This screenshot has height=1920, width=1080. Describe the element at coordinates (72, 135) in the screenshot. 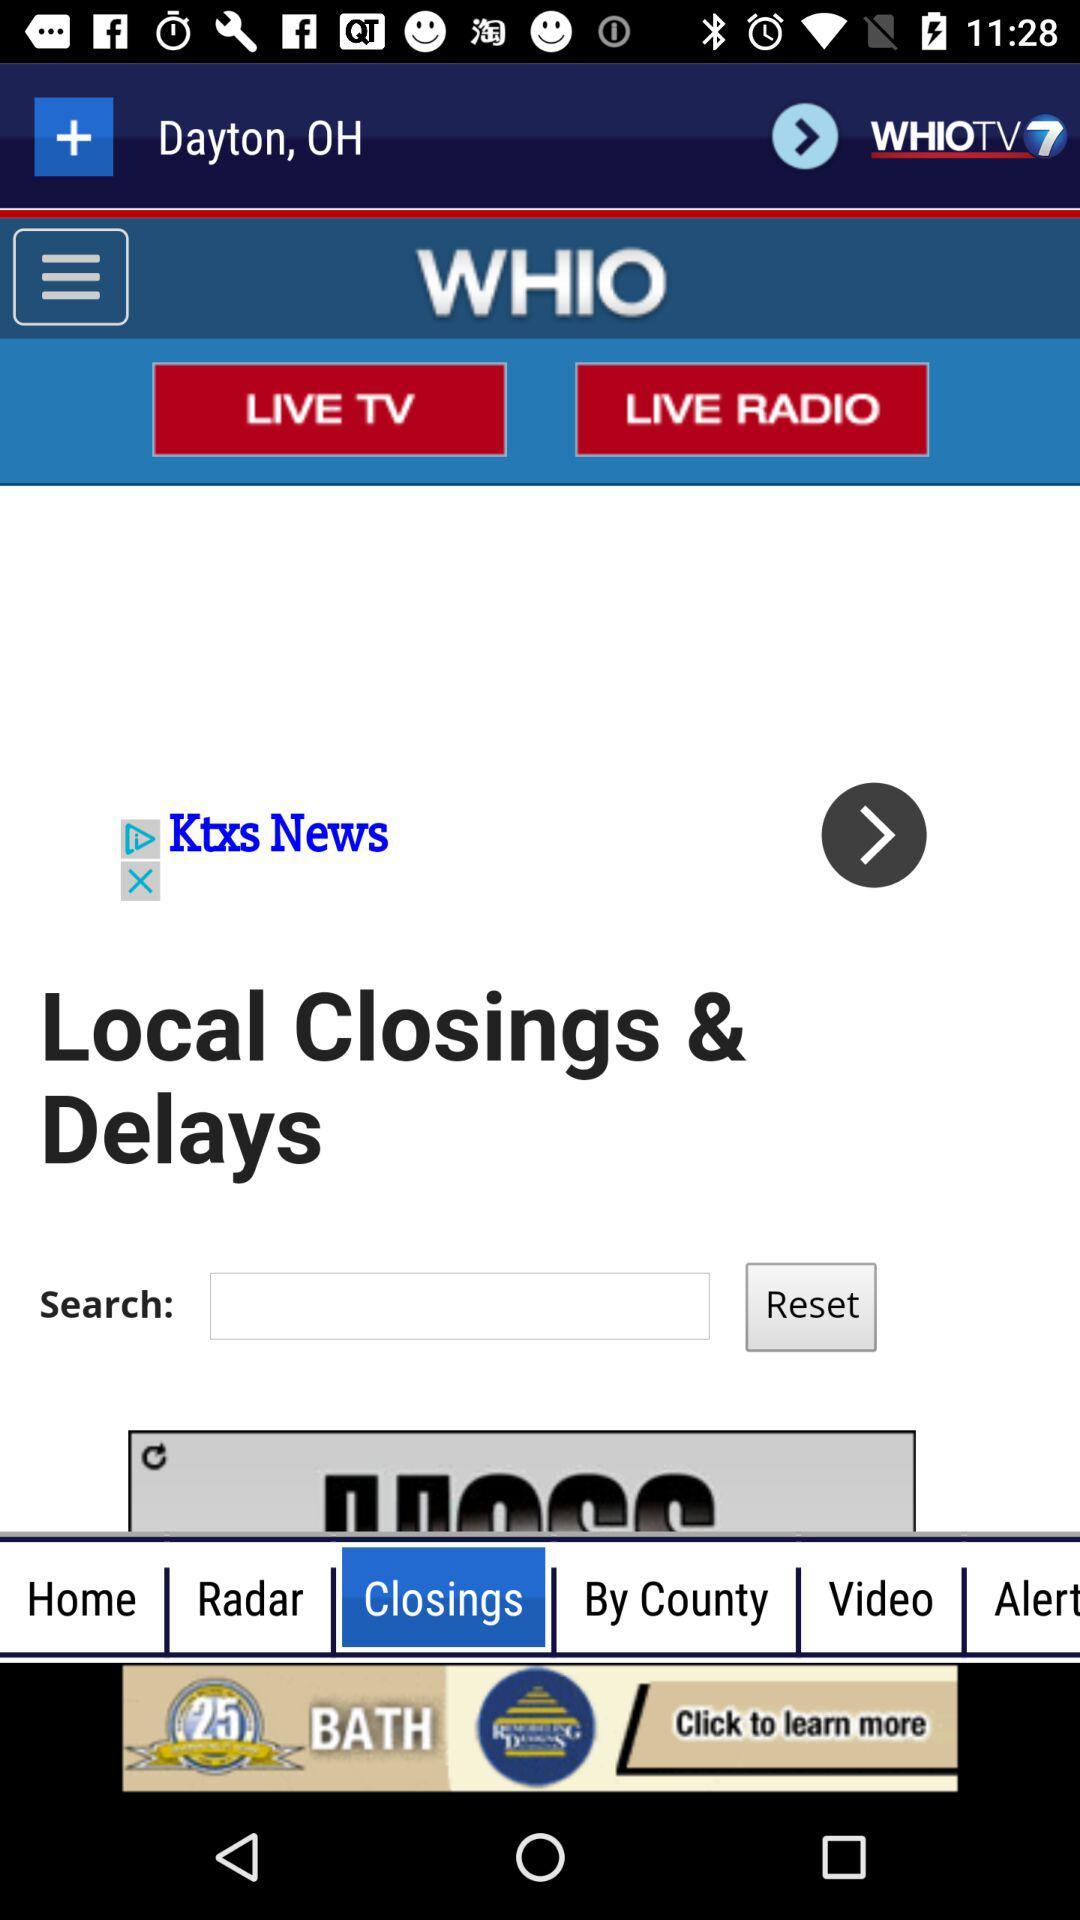

I see `the new tab` at that location.